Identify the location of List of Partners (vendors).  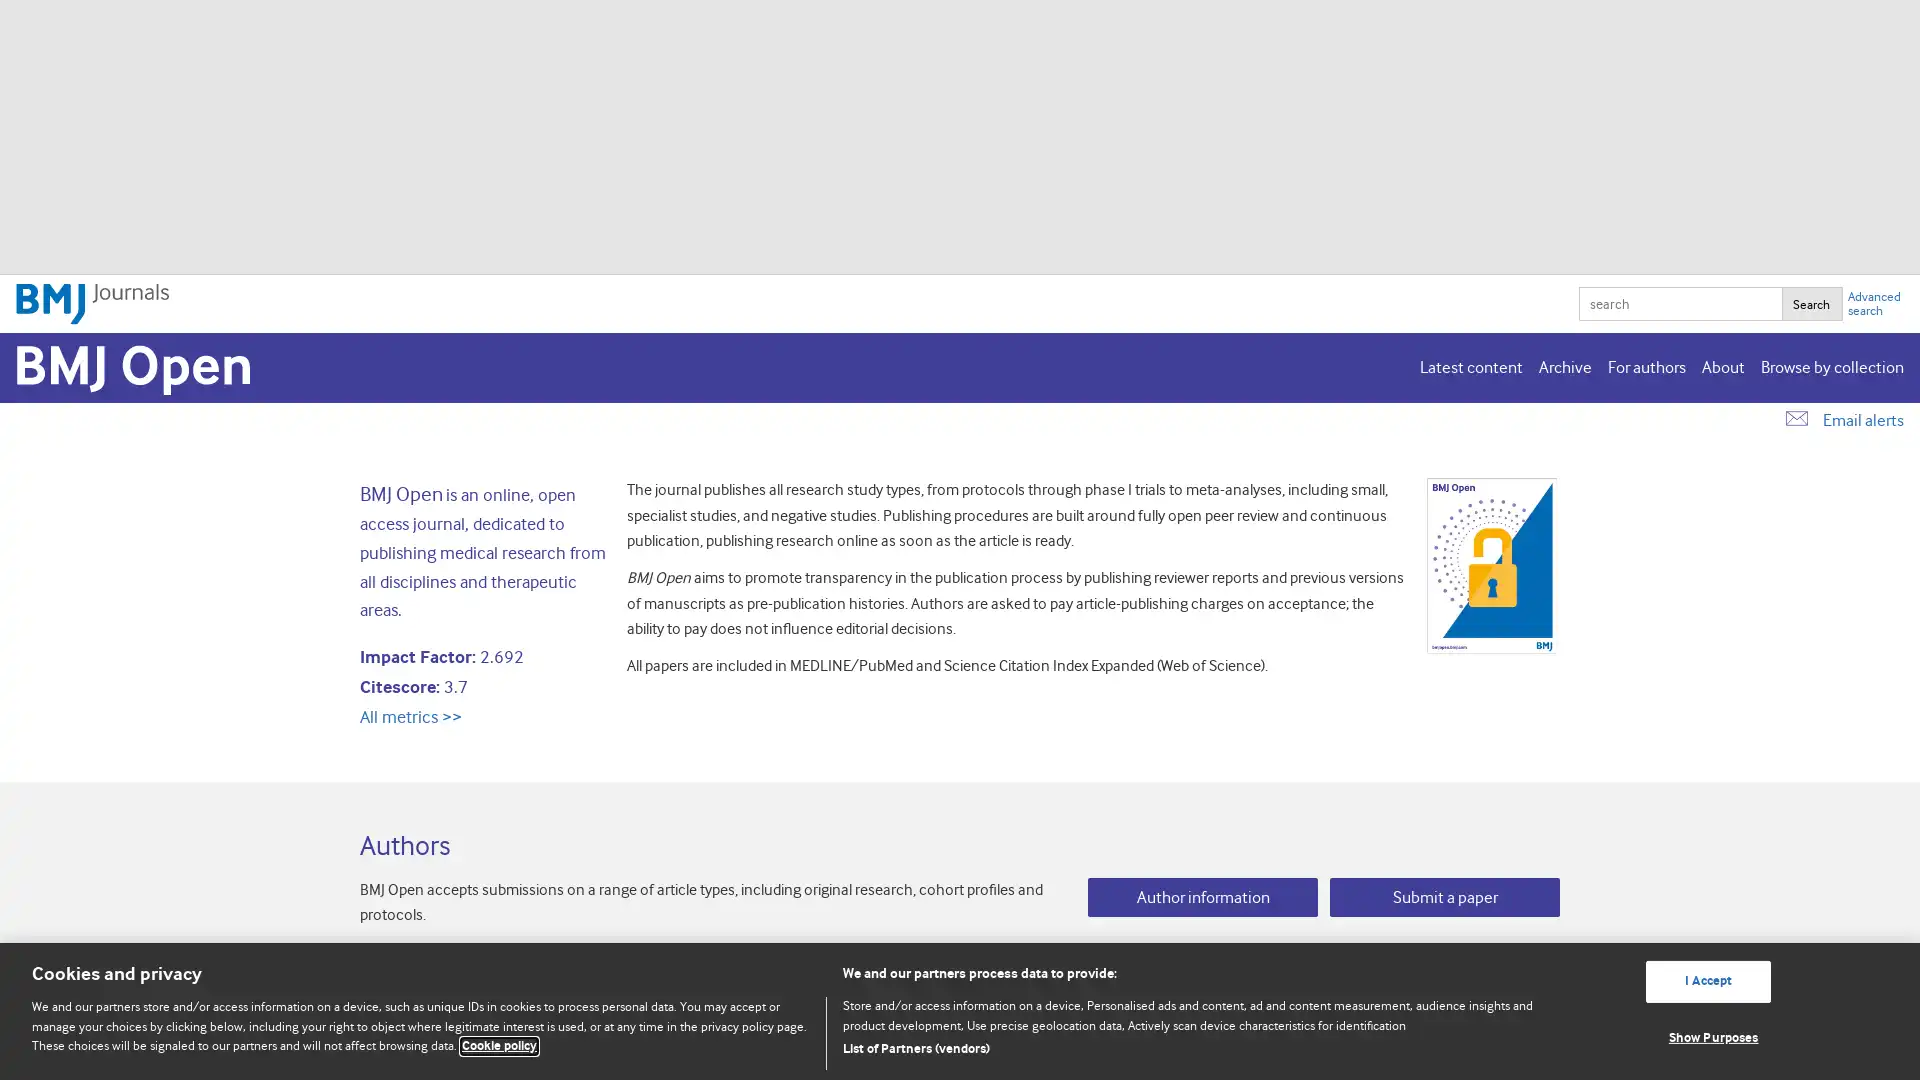
(1191, 1048).